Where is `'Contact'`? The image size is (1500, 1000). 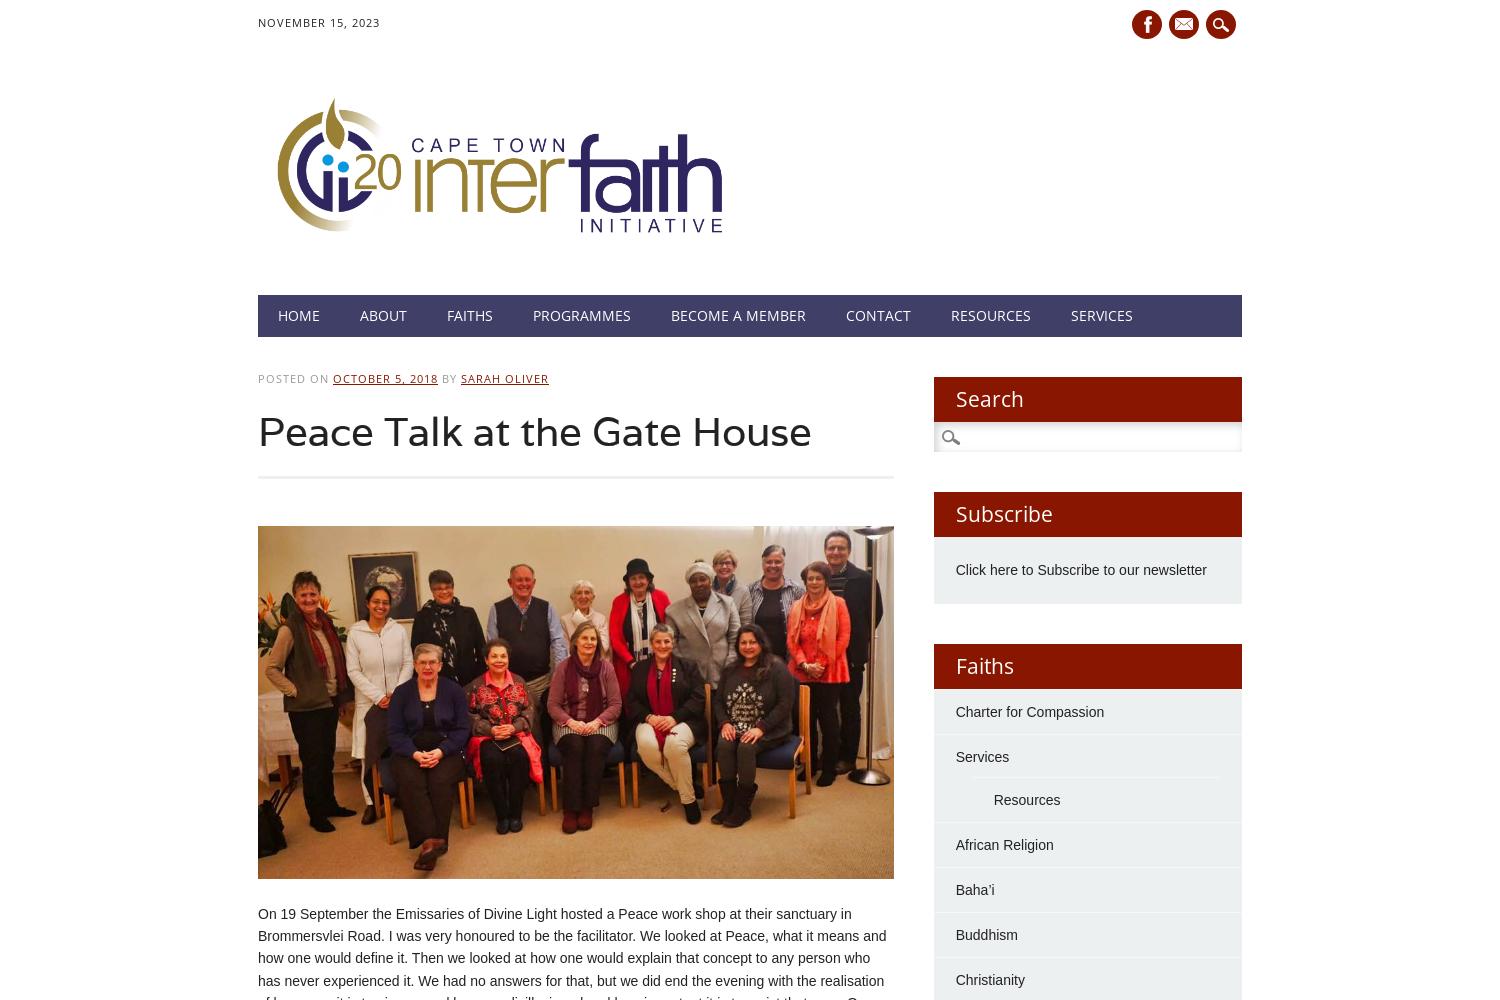
'Contact' is located at coordinates (878, 313).